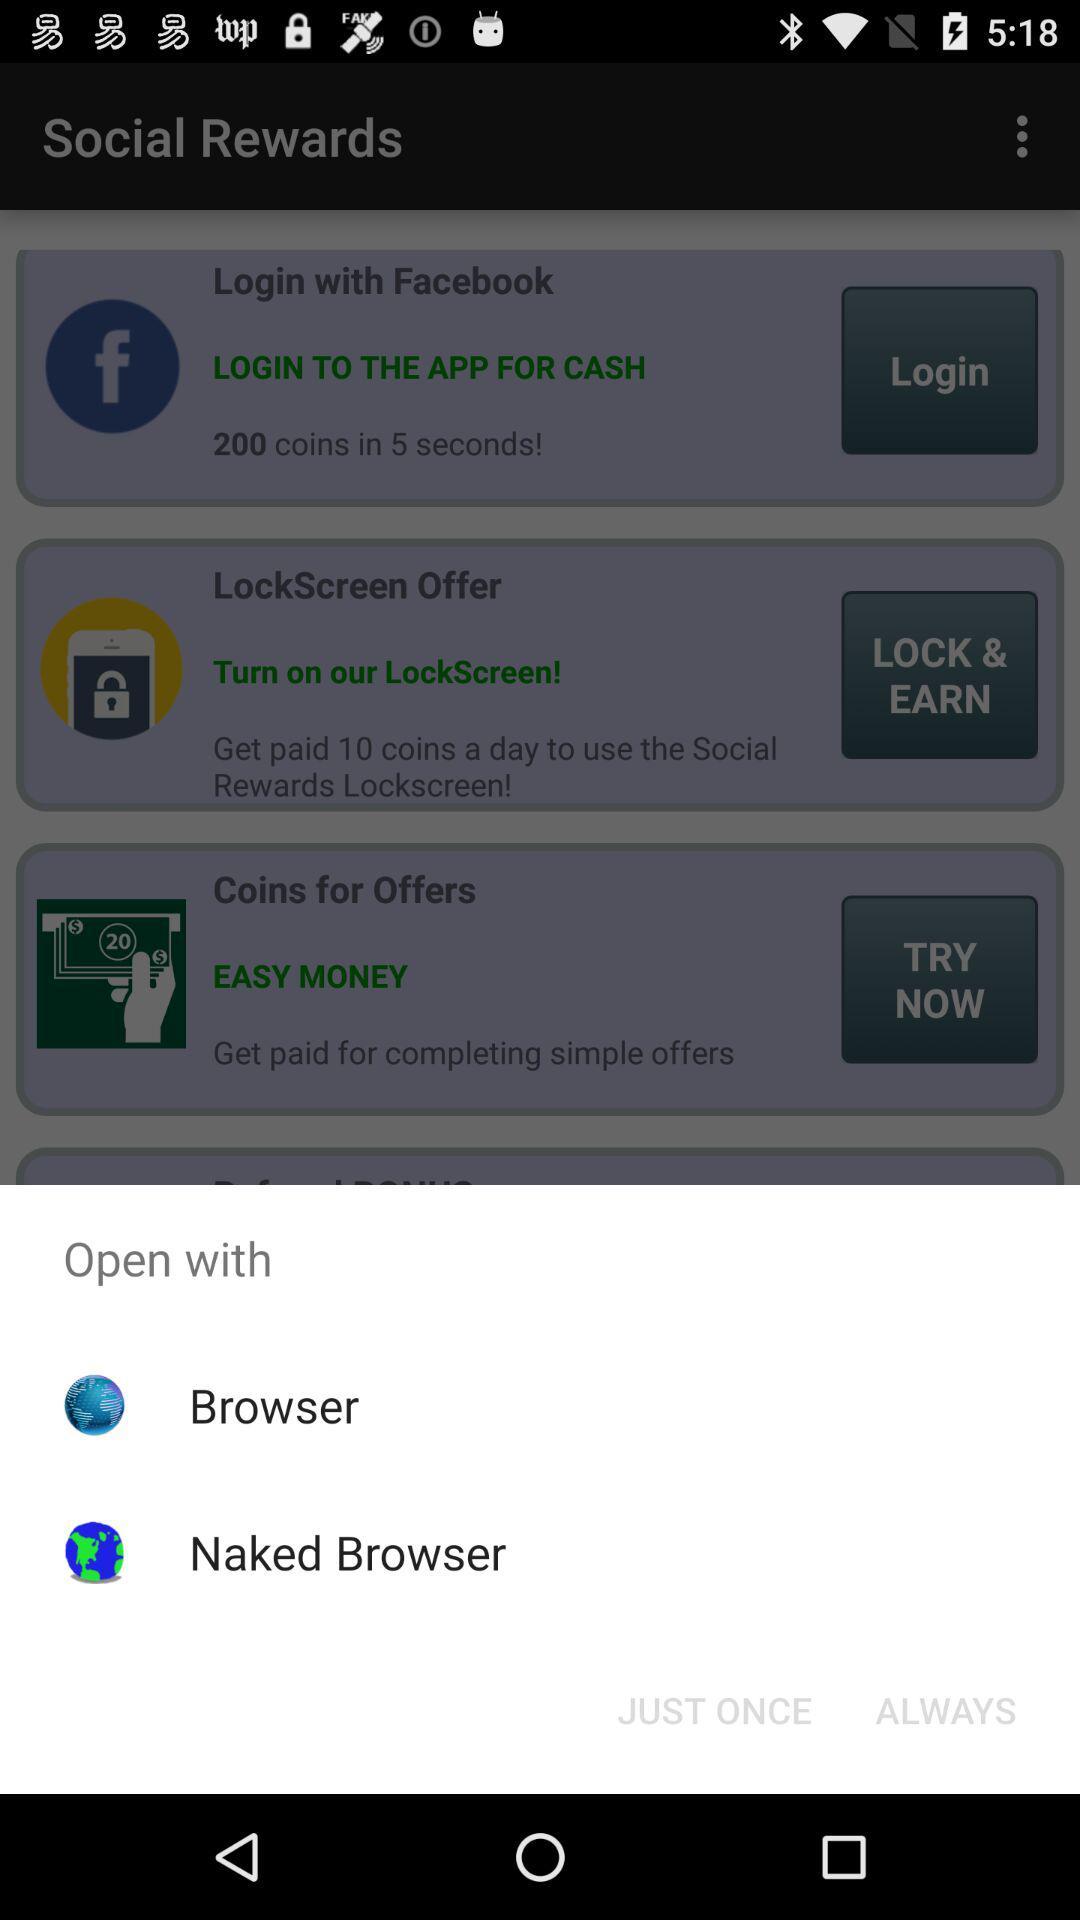 This screenshot has width=1080, height=1920. I want to click on naked browser item, so click(346, 1551).